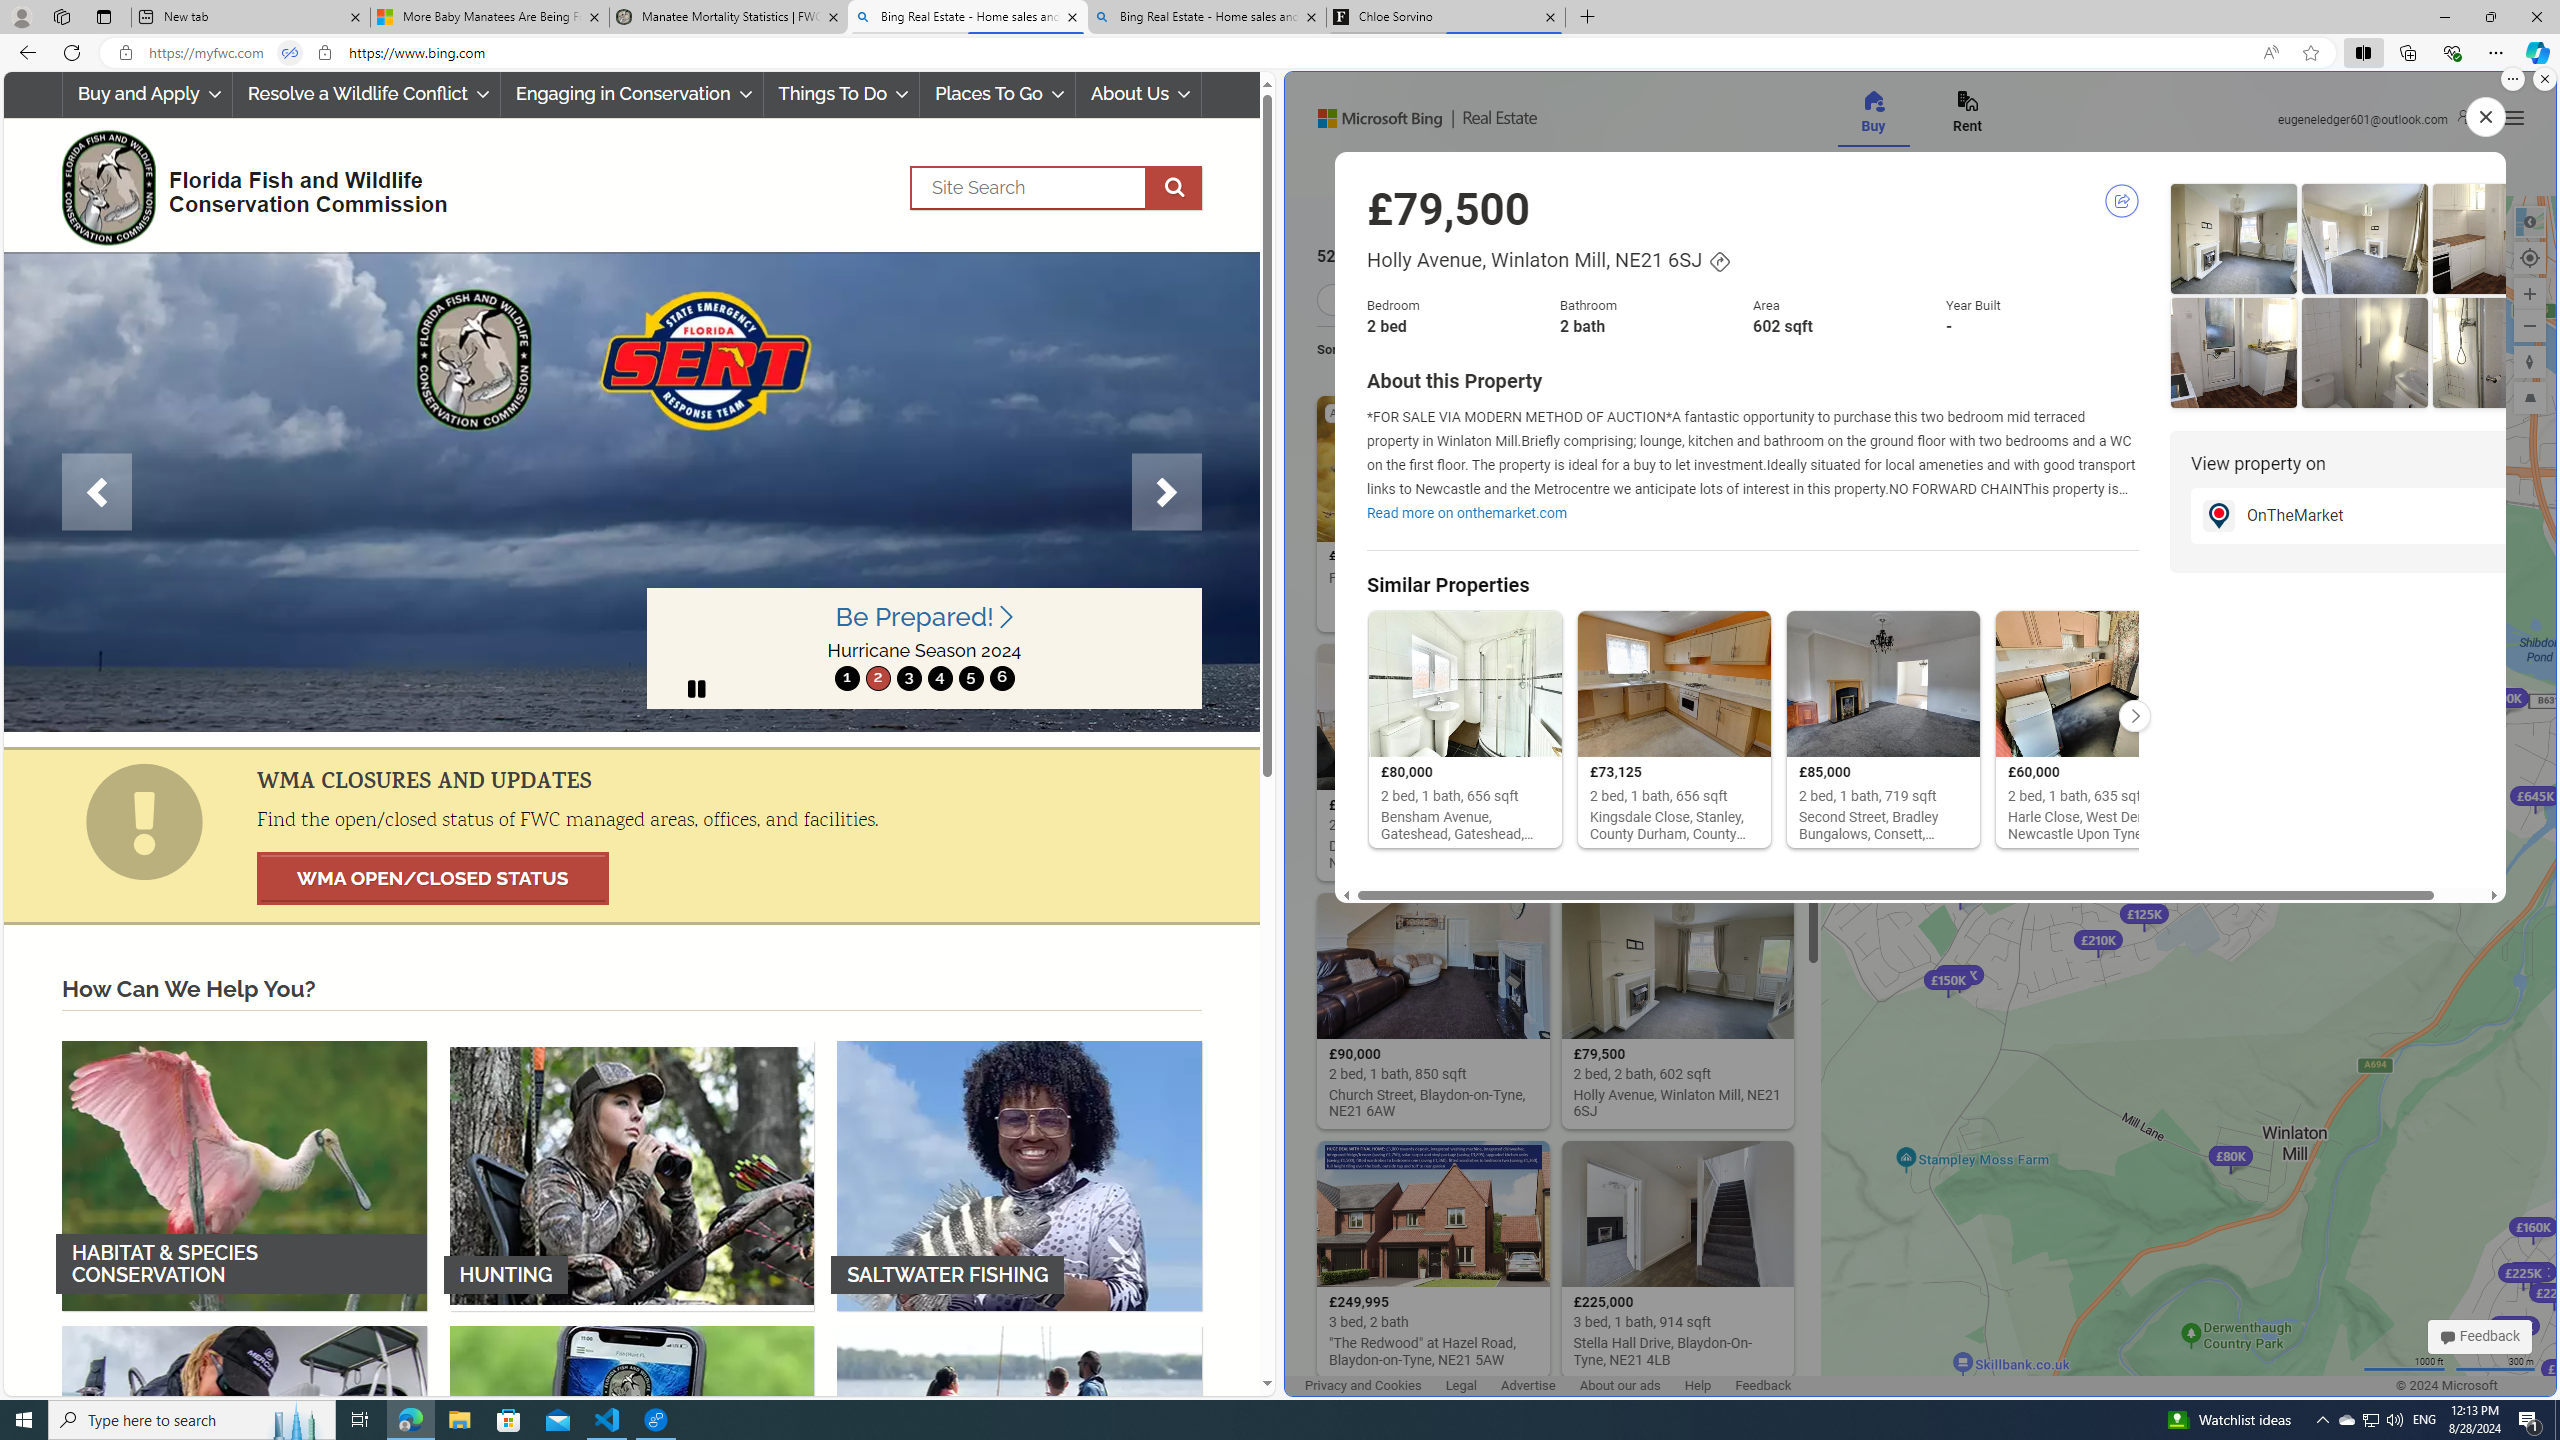 The width and height of the screenshot is (2560, 1440). I want to click on 'Chloe Sorvino', so click(1446, 16).